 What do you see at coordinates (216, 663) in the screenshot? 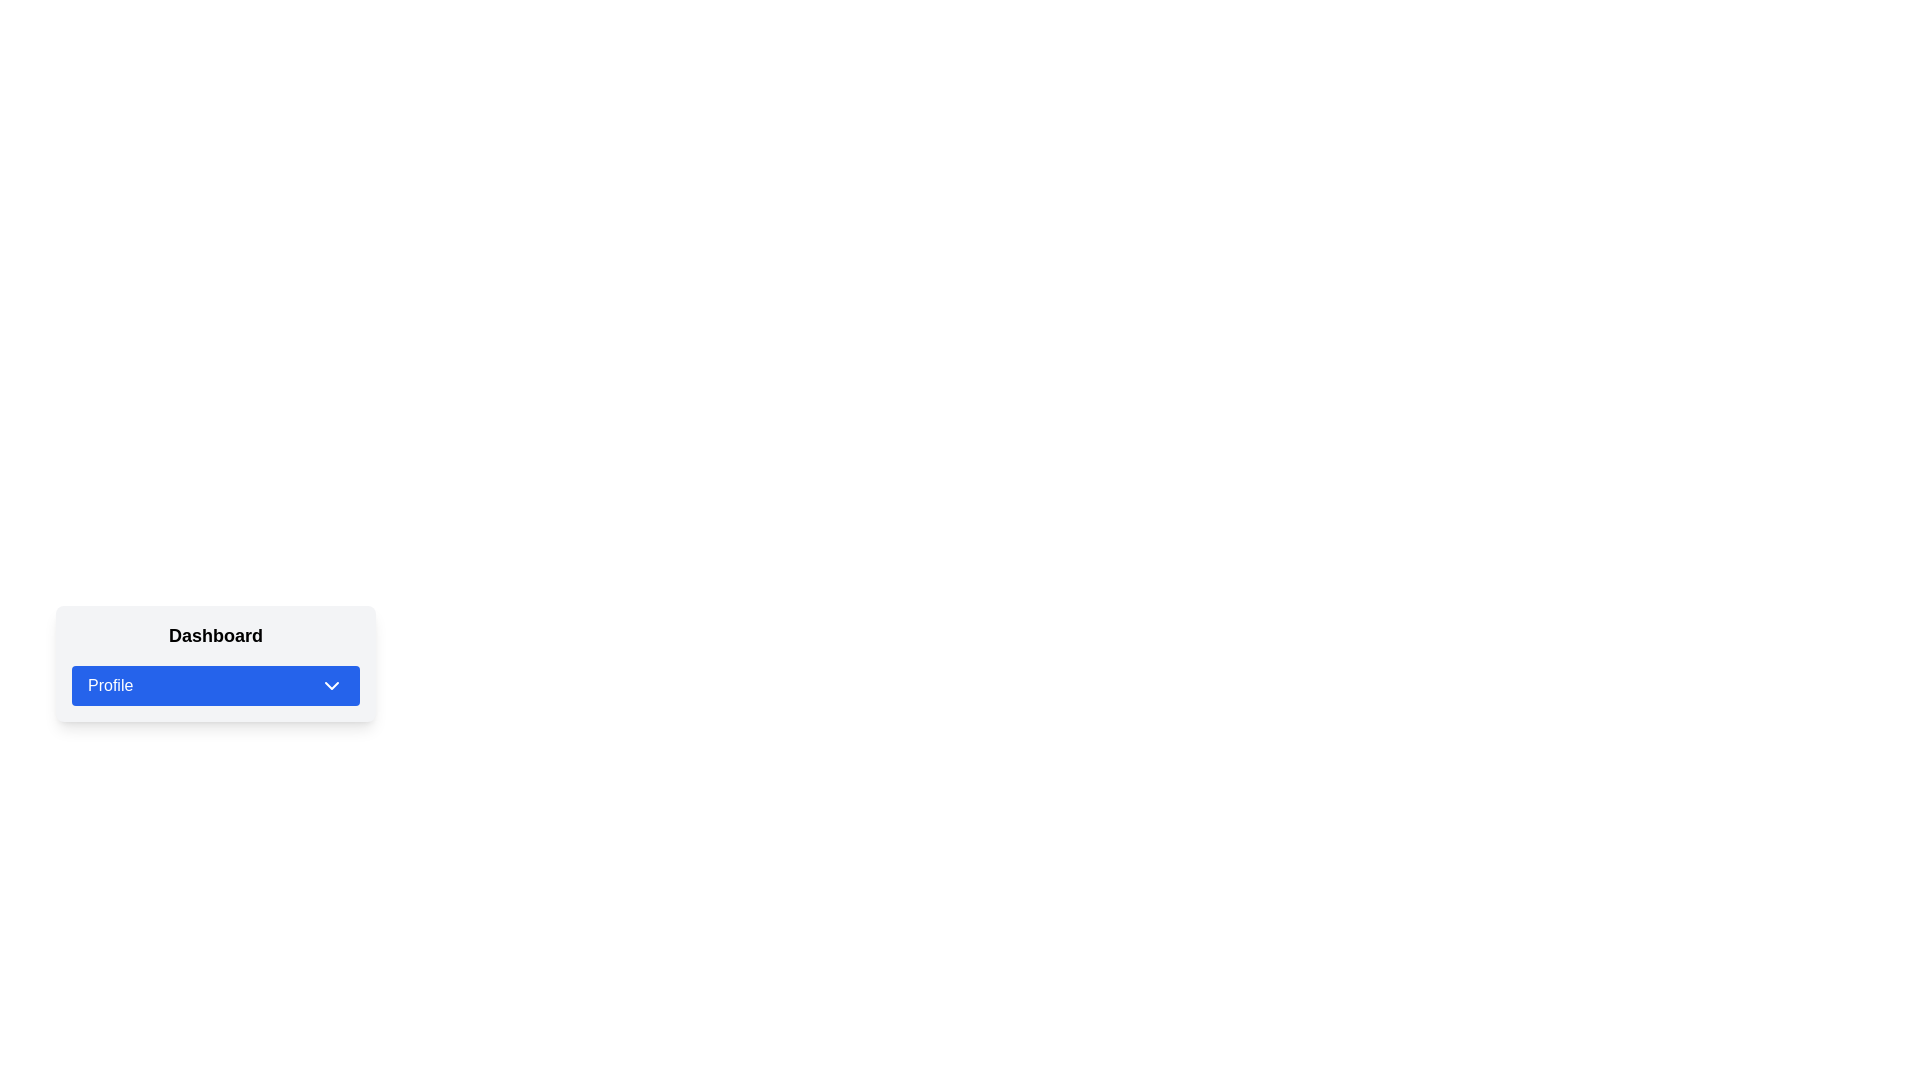
I see `the rectangular button with a blue background and white text reading 'Profile'` at bounding box center [216, 663].